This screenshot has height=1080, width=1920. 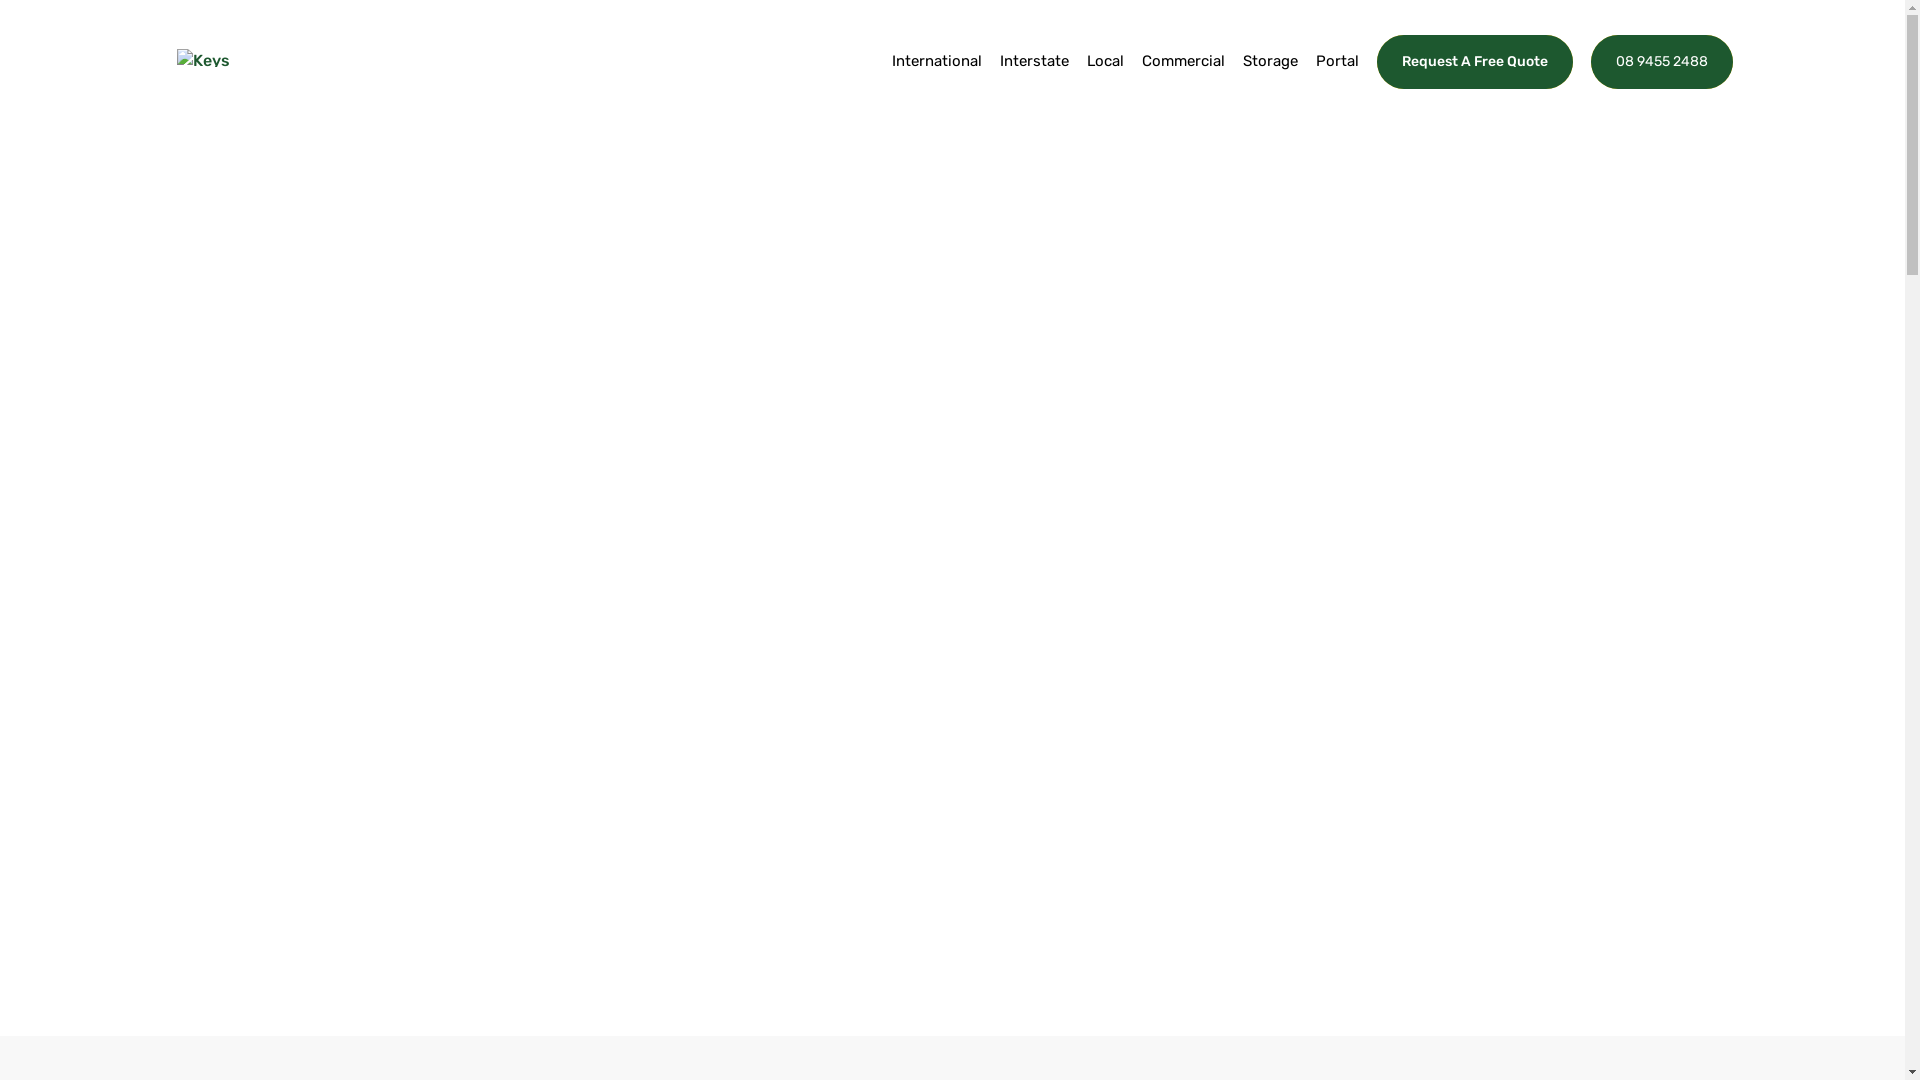 I want to click on 'International', so click(x=935, y=83).